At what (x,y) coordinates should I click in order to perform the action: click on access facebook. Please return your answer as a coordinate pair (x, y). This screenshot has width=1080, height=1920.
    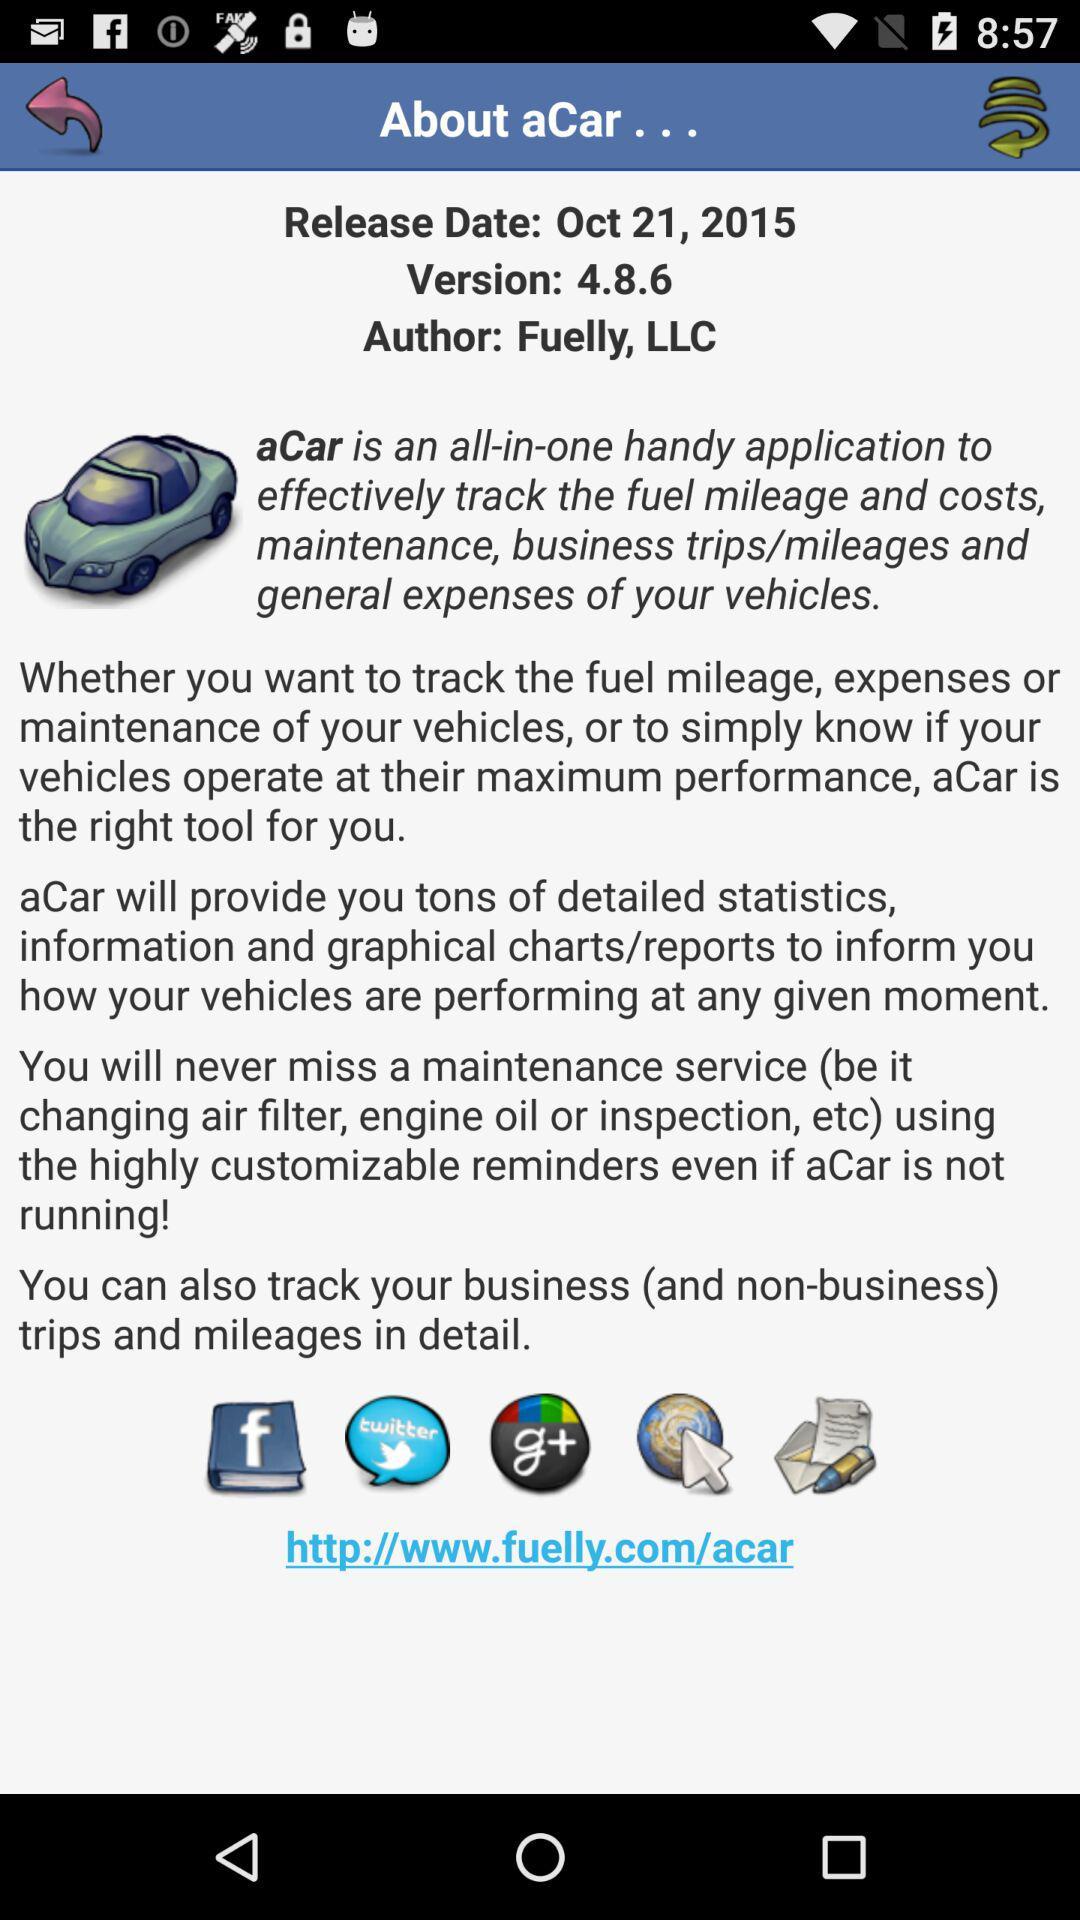
    Looking at the image, I should click on (253, 1445).